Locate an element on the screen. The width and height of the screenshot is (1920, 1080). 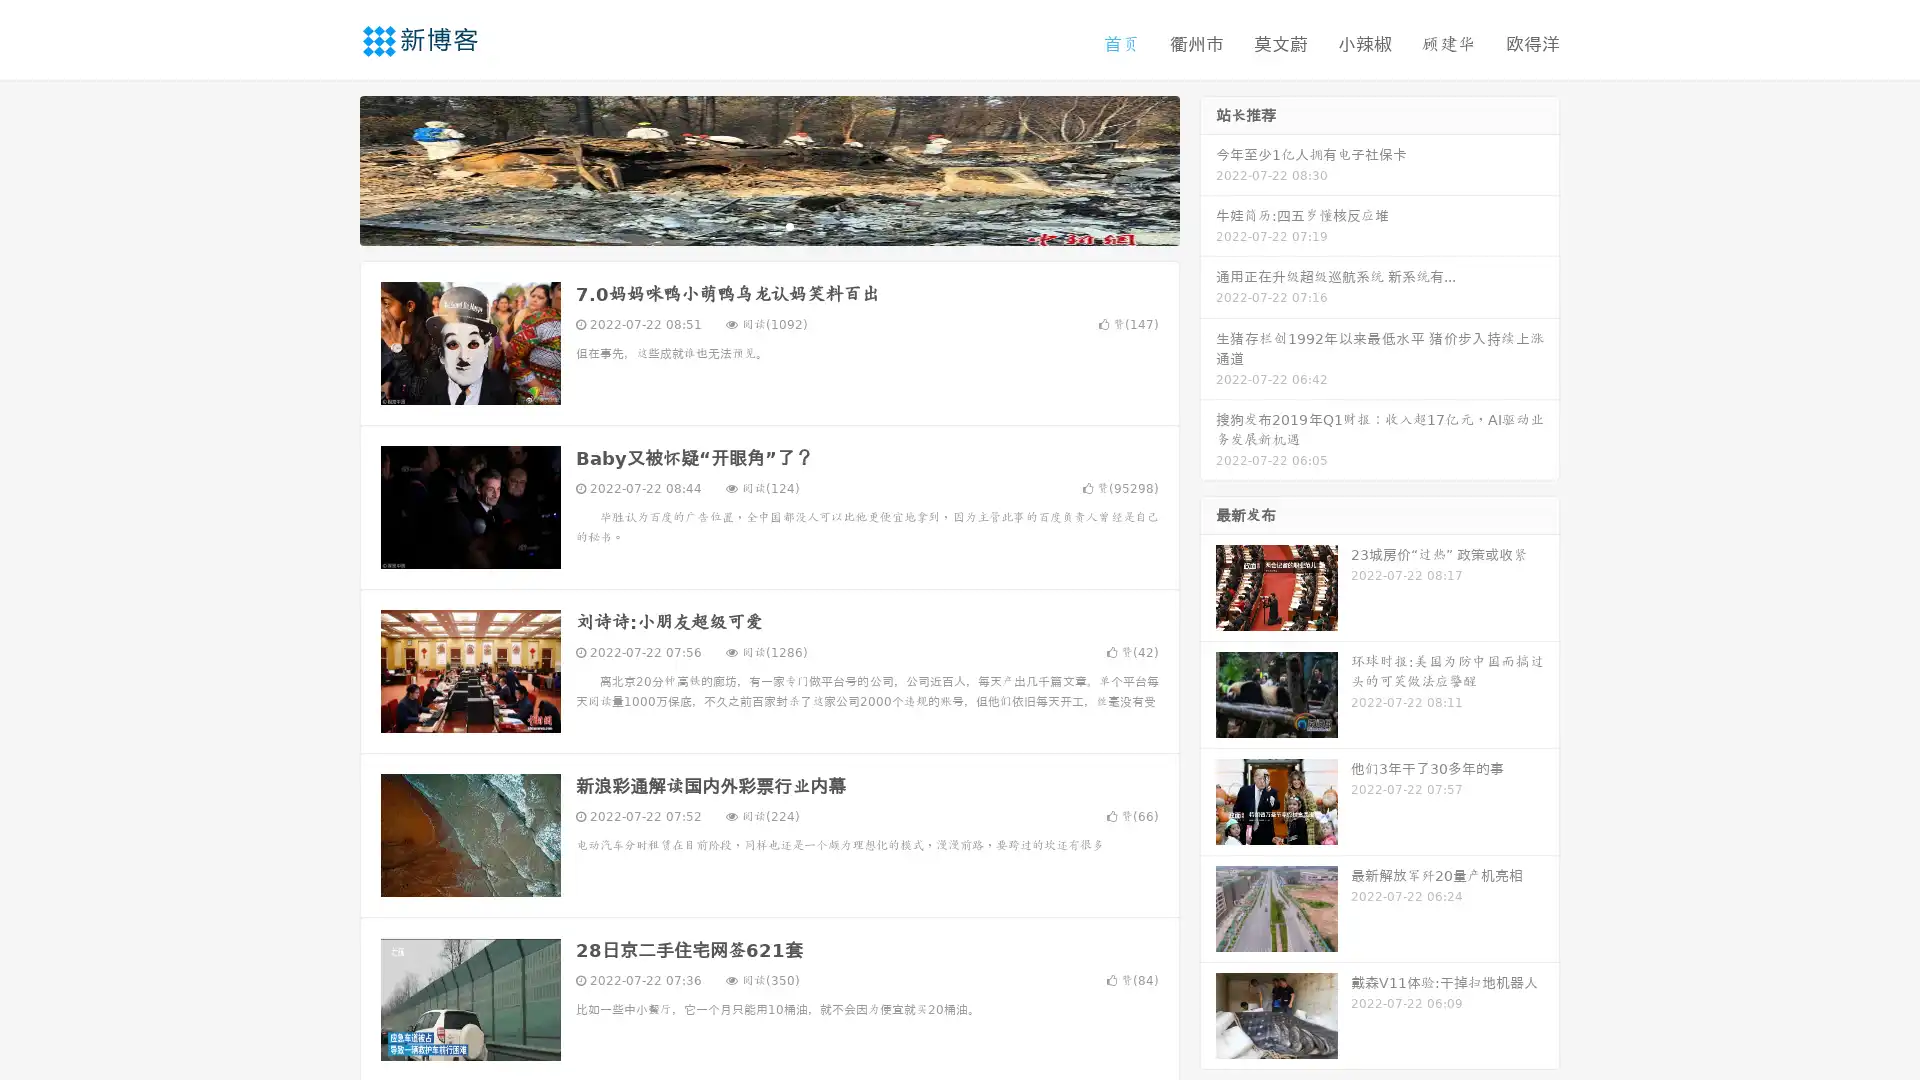
Go to slide 1 is located at coordinates (748, 225).